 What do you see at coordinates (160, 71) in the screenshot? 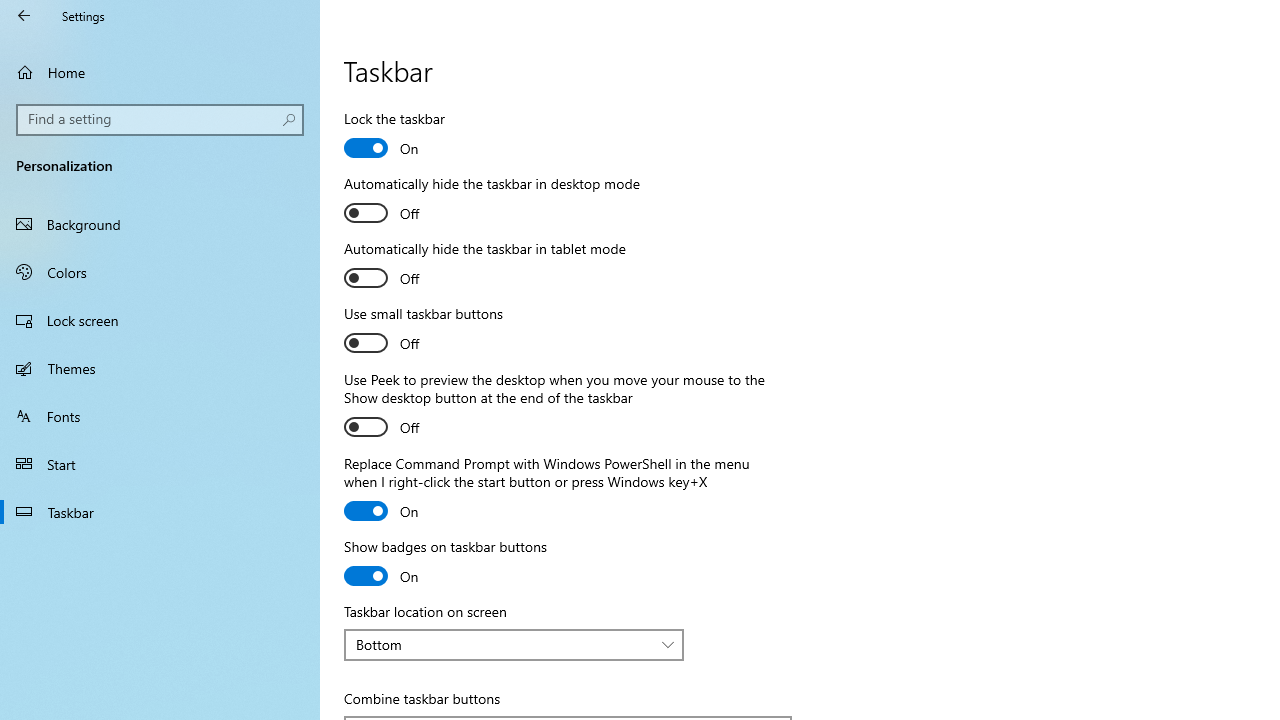
I see `'Home'` at bounding box center [160, 71].